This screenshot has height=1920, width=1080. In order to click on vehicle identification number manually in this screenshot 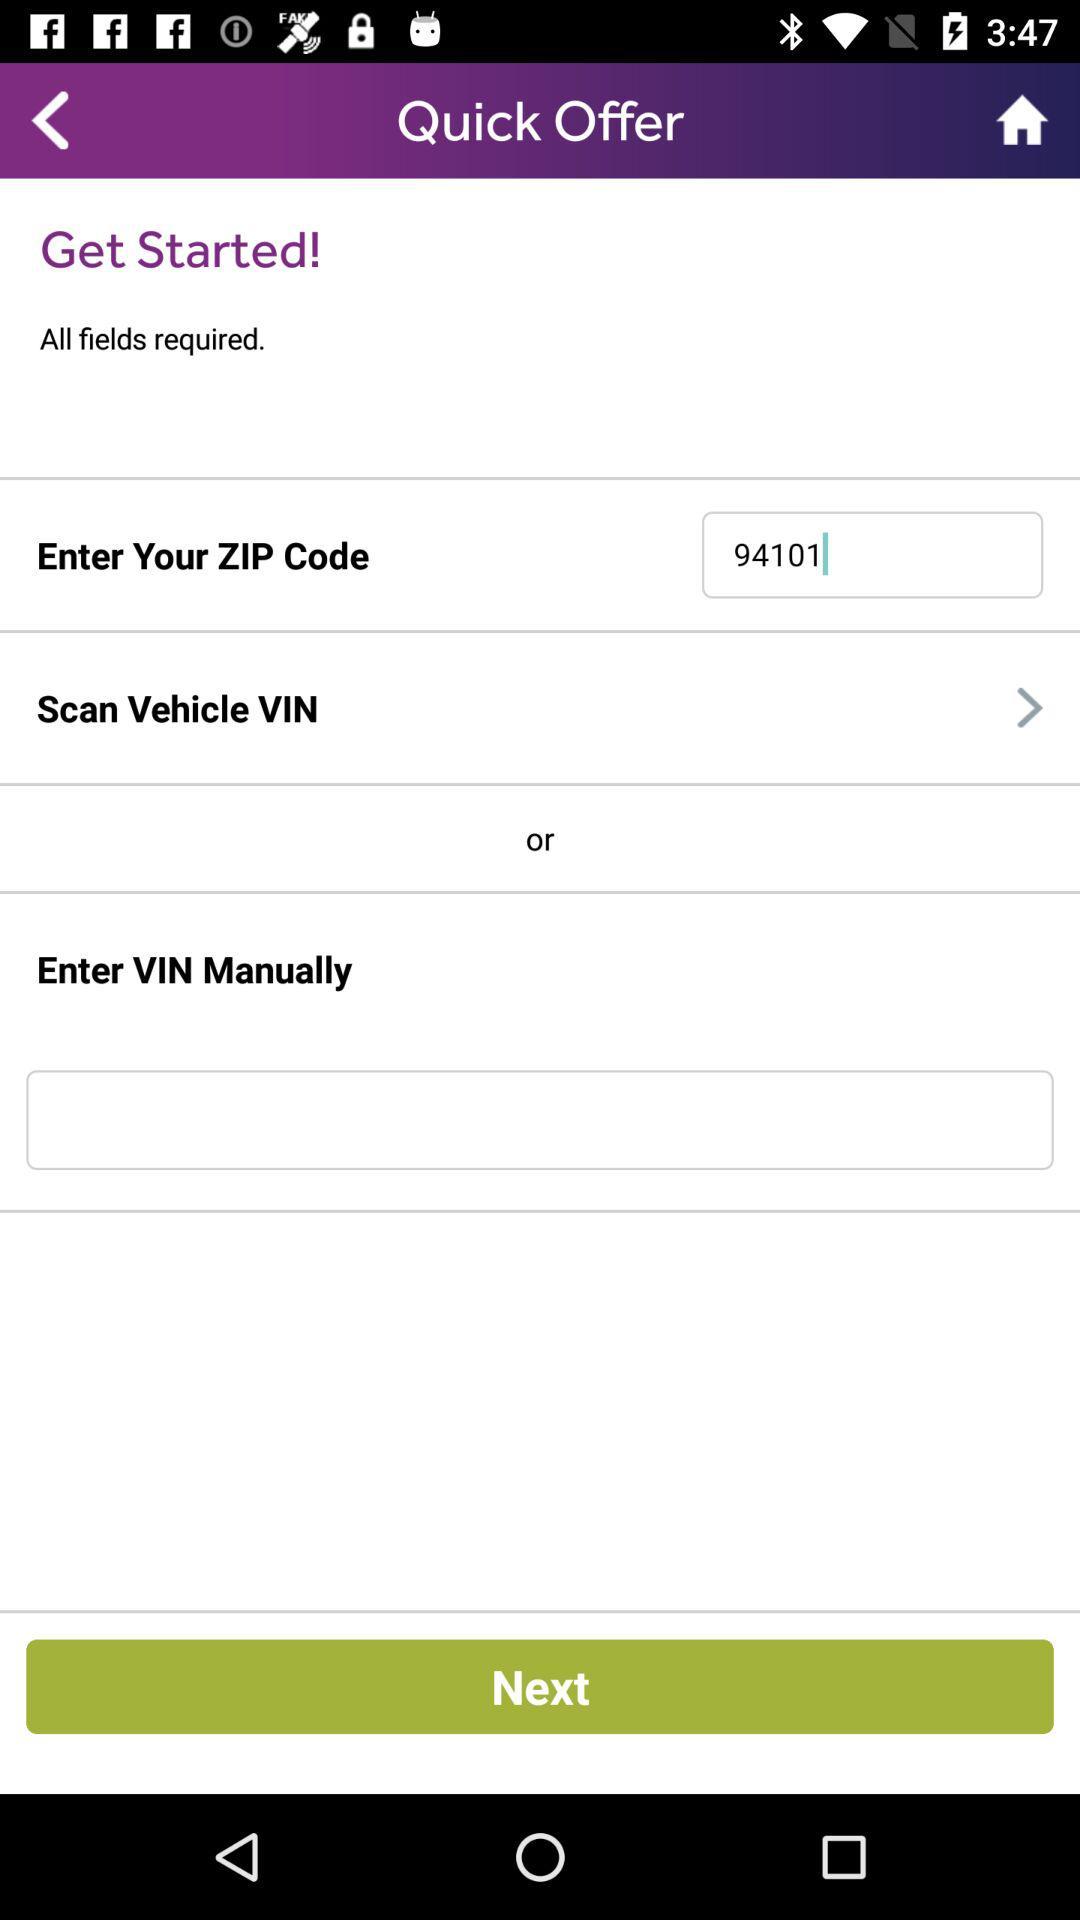, I will do `click(540, 1120)`.